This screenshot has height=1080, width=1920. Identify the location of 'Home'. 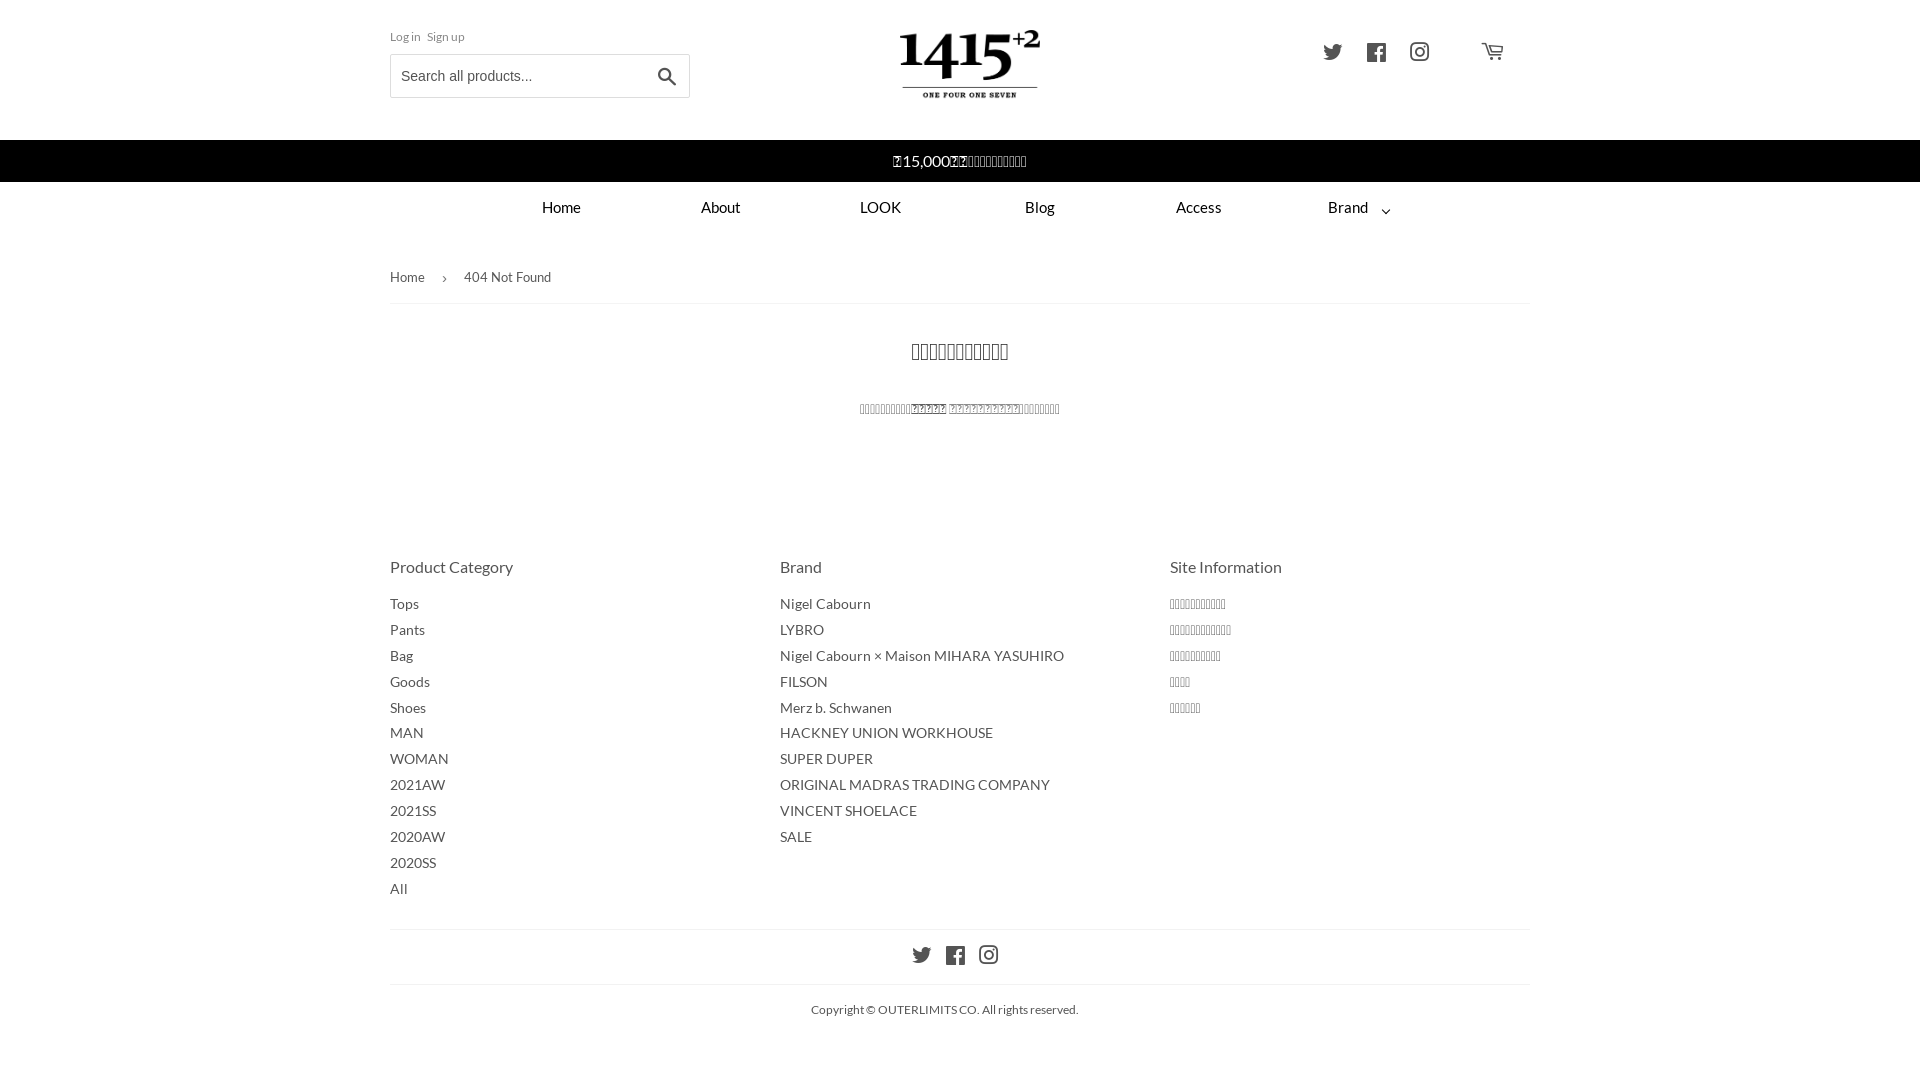
(389, 277).